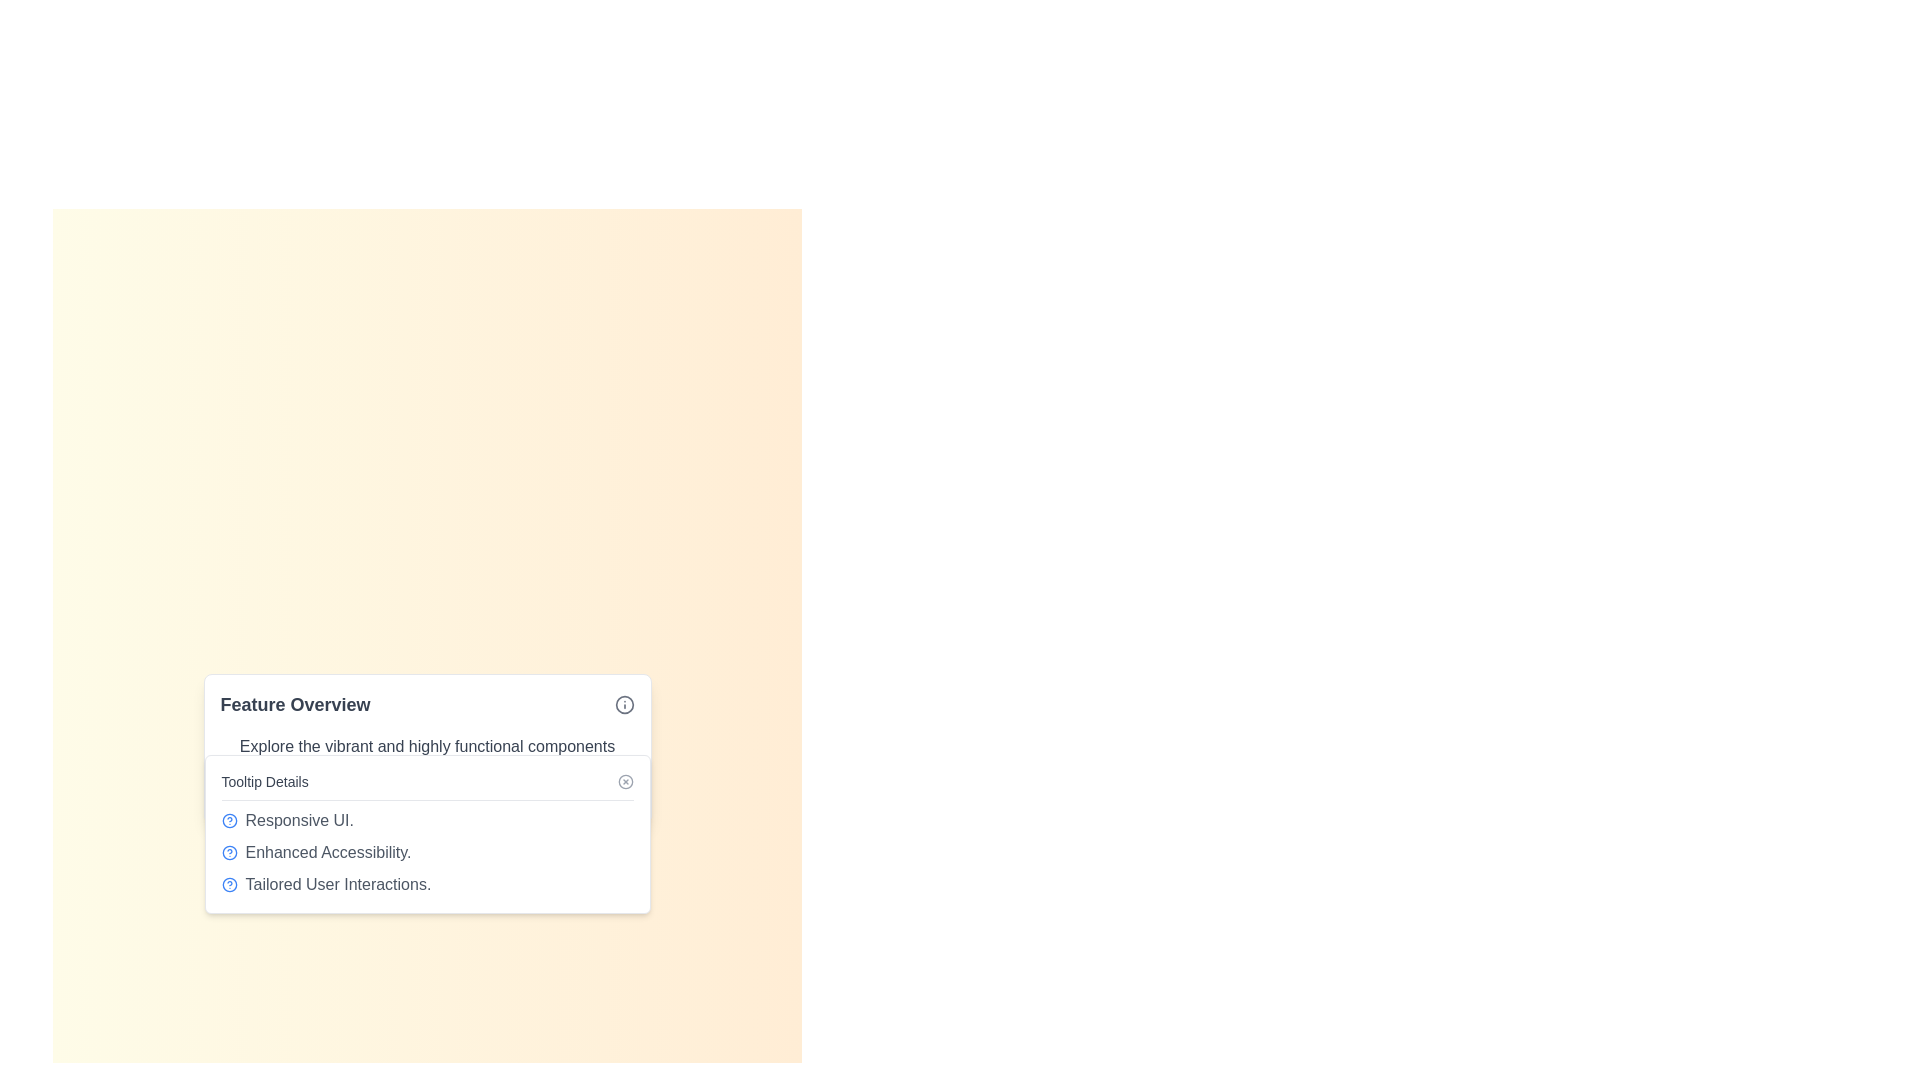  Describe the element at coordinates (229, 883) in the screenshot. I see `the blue circular icon with a question mark, located to the left of 'Tailored User Interactions.'` at that location.